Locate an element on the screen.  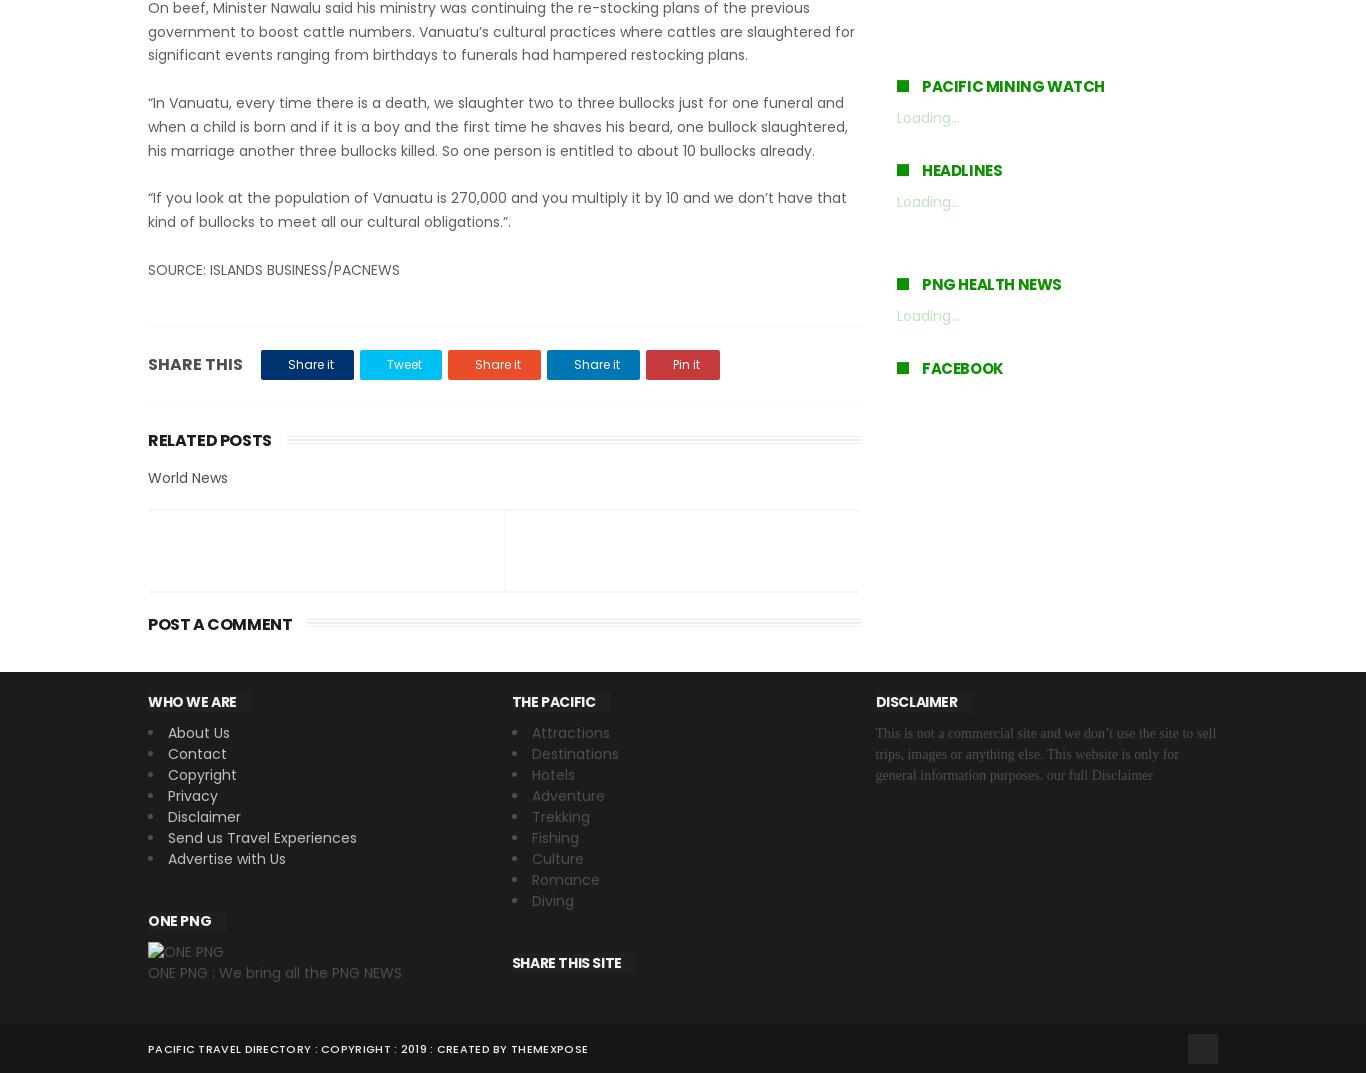
'Copyright' is located at coordinates (201, 774).